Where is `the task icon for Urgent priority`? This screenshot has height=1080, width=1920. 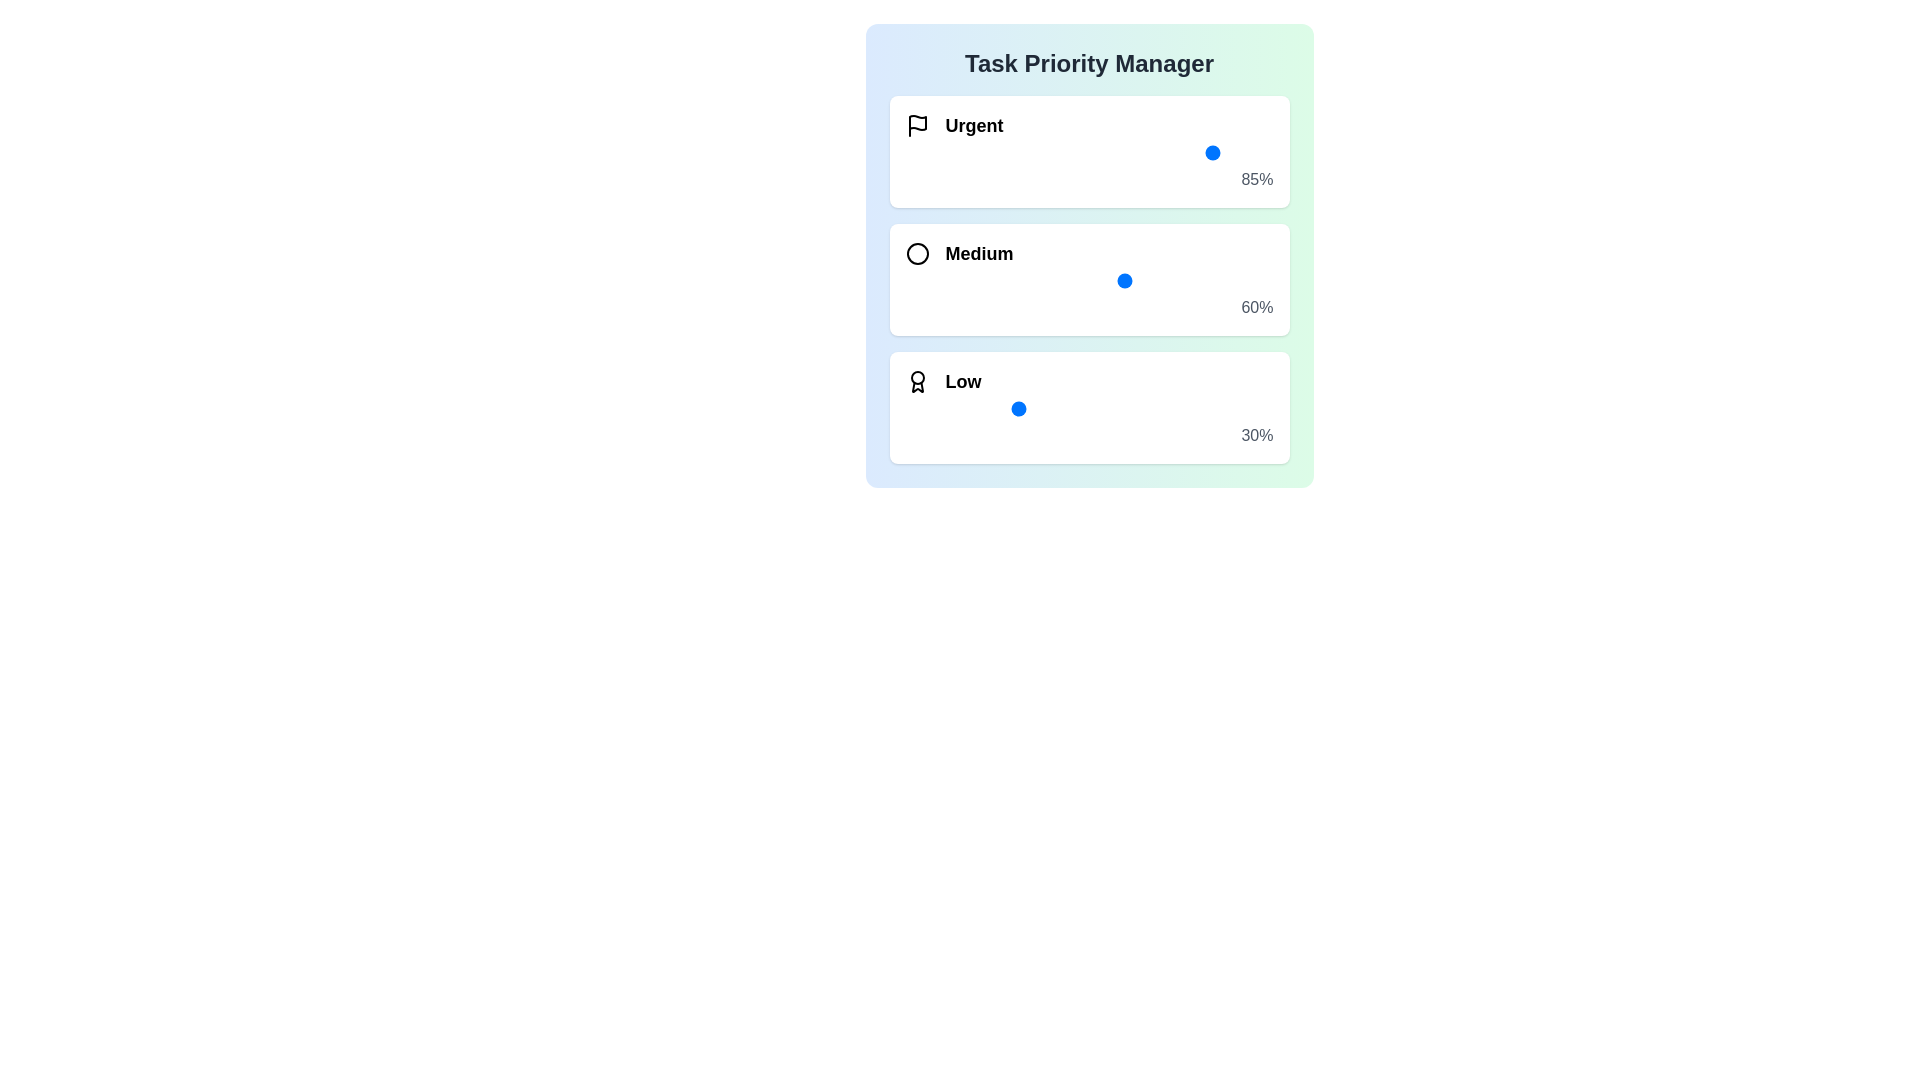 the task icon for Urgent priority is located at coordinates (916, 126).